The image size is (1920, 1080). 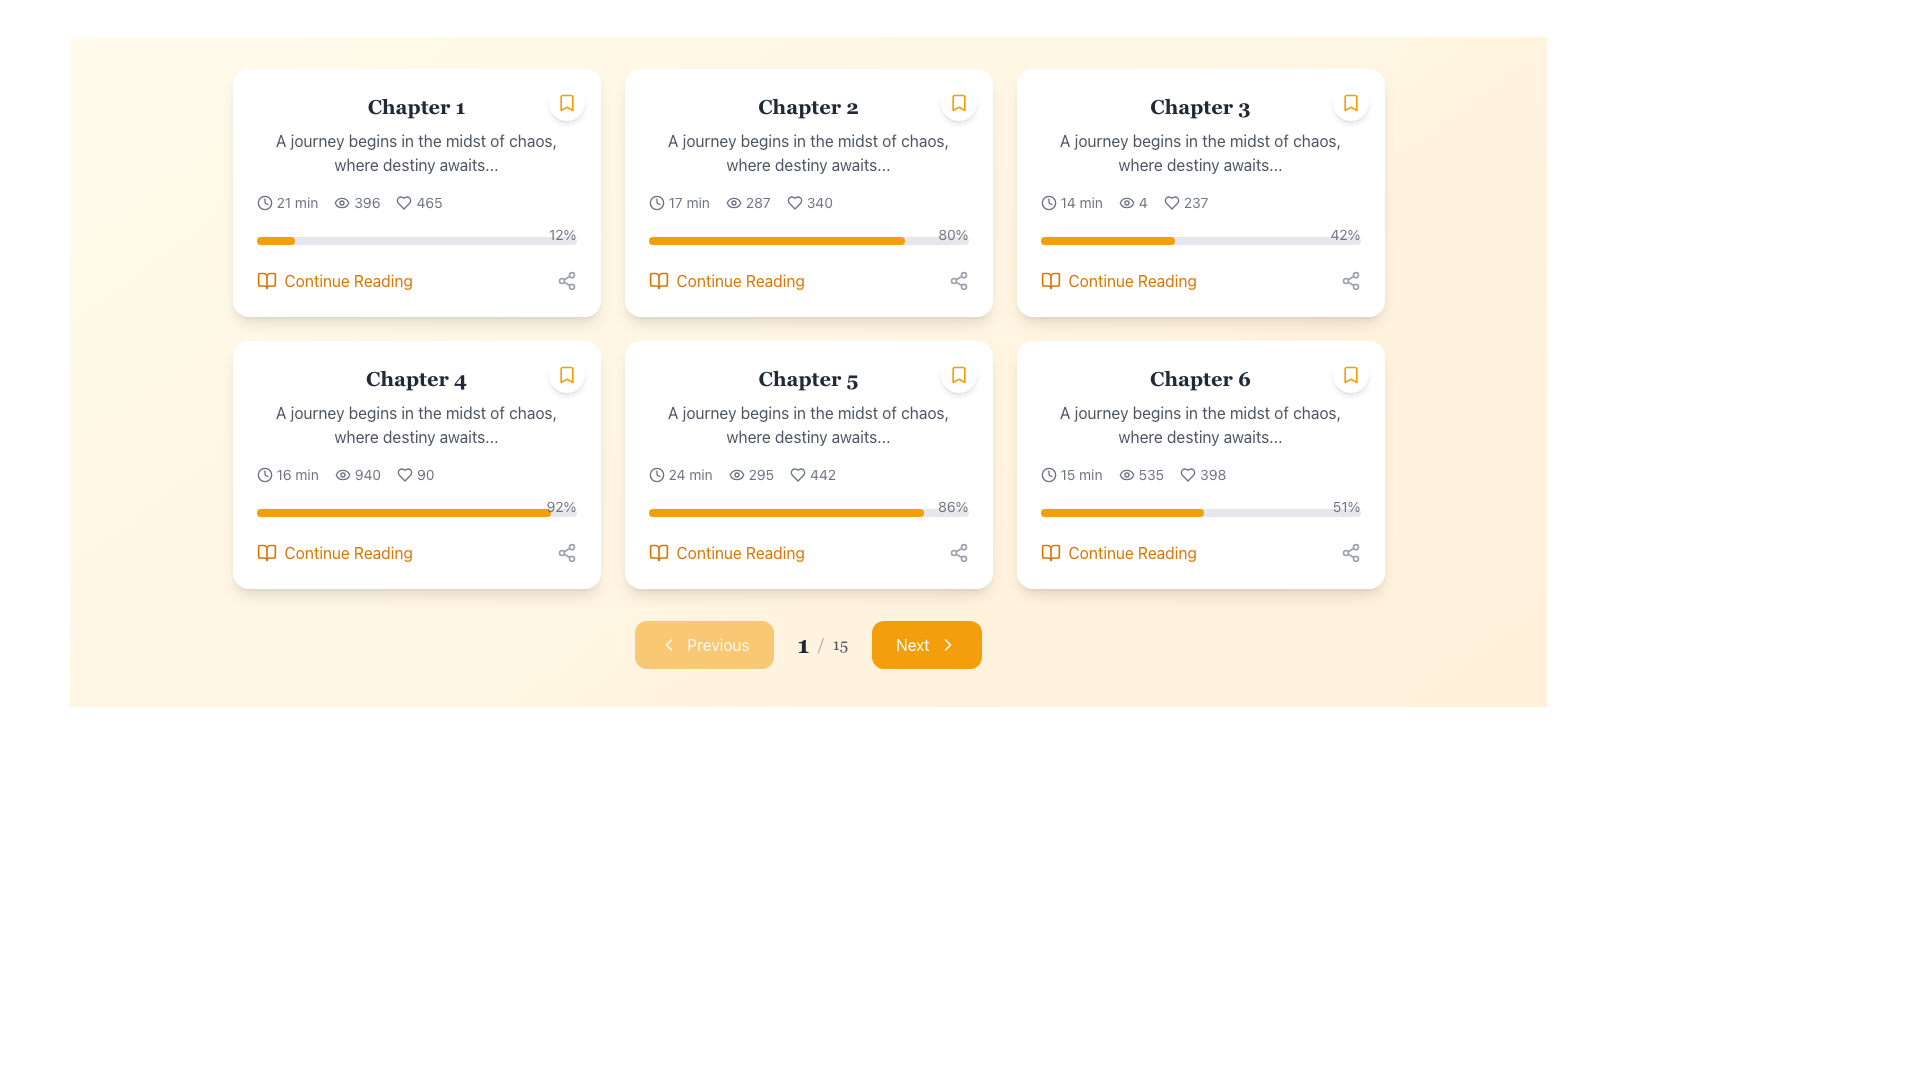 What do you see at coordinates (415, 378) in the screenshot?
I see `the chapter title text label located in the second card of the first row in the grid layout` at bounding box center [415, 378].